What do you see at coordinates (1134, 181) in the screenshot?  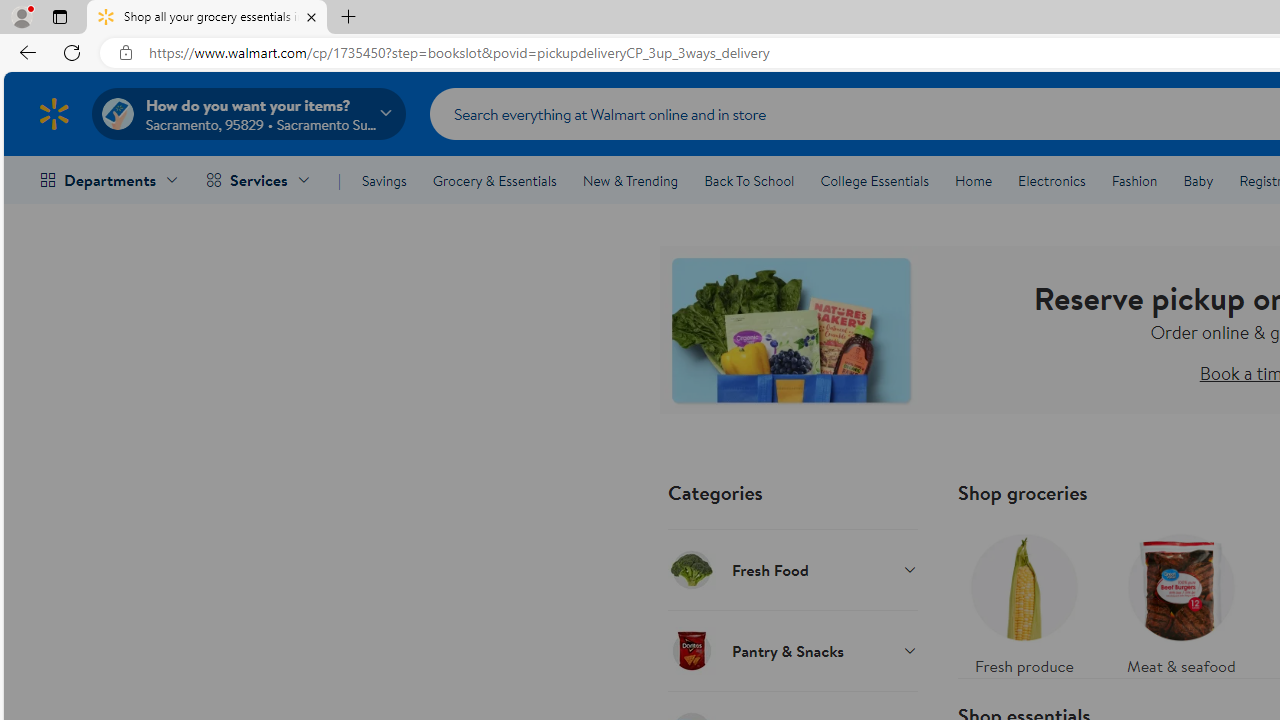 I see `'Fashion'` at bounding box center [1134, 181].